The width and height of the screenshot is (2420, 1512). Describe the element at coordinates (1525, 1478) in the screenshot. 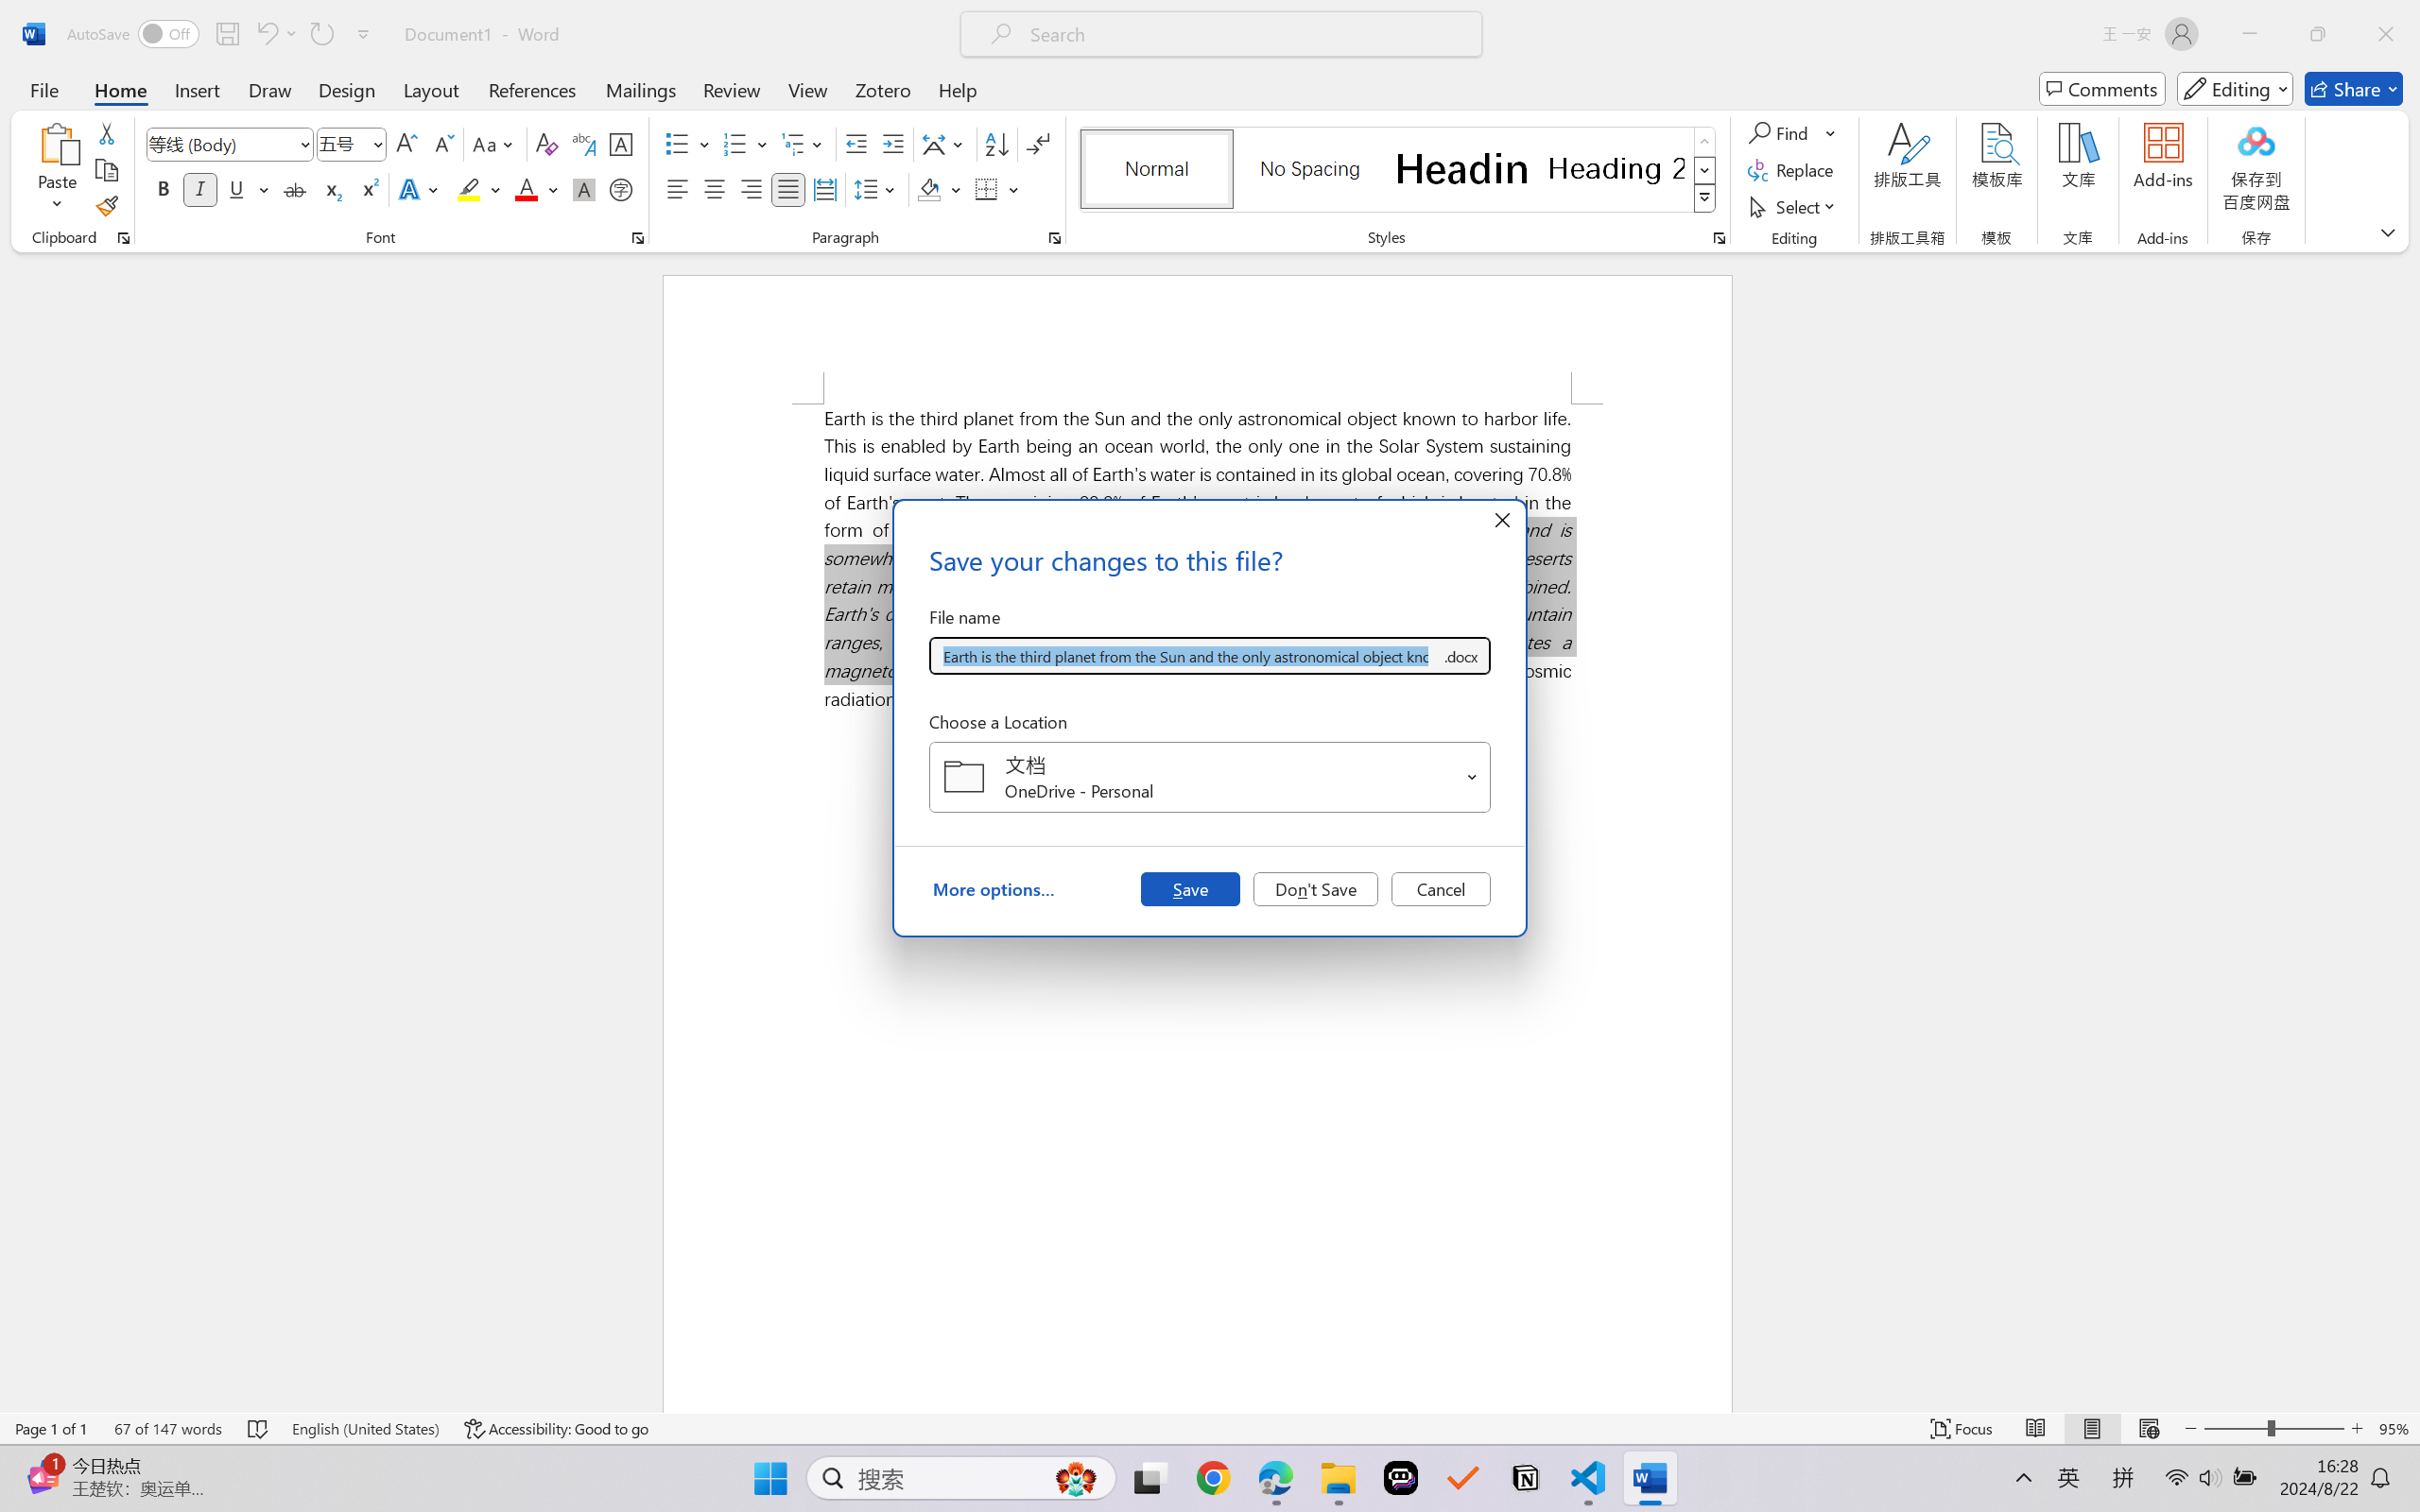

I see `'Notion'` at that location.